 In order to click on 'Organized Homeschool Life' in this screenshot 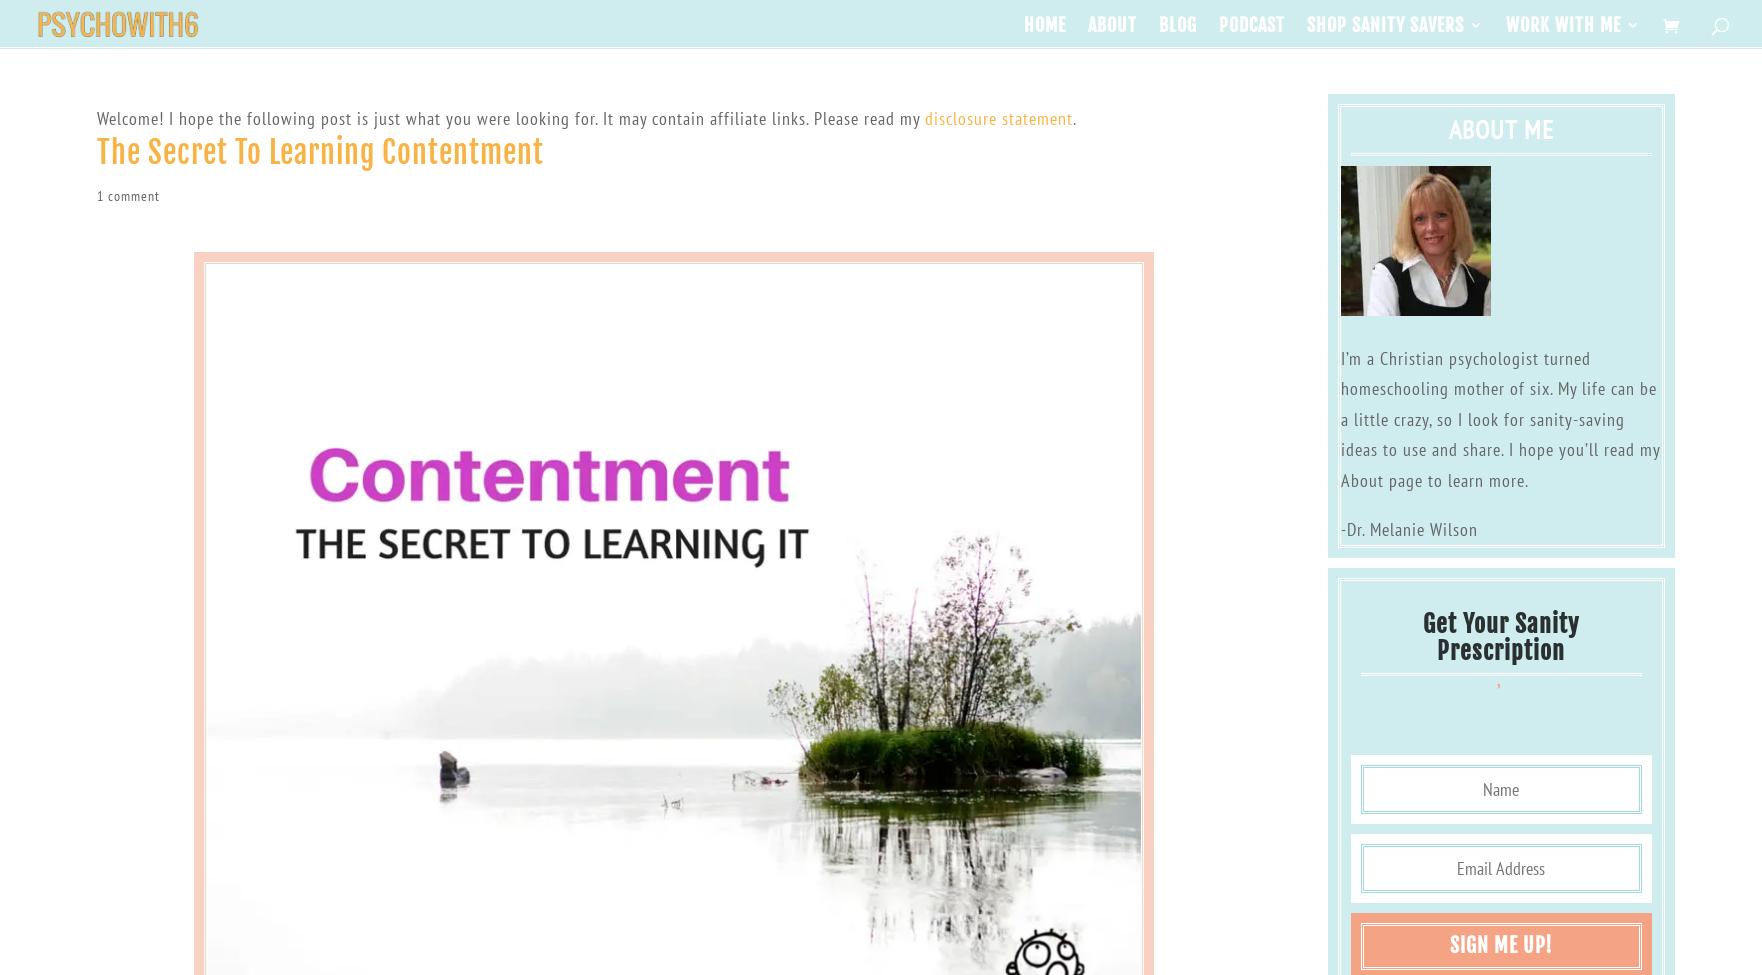, I will do `click(1413, 158)`.